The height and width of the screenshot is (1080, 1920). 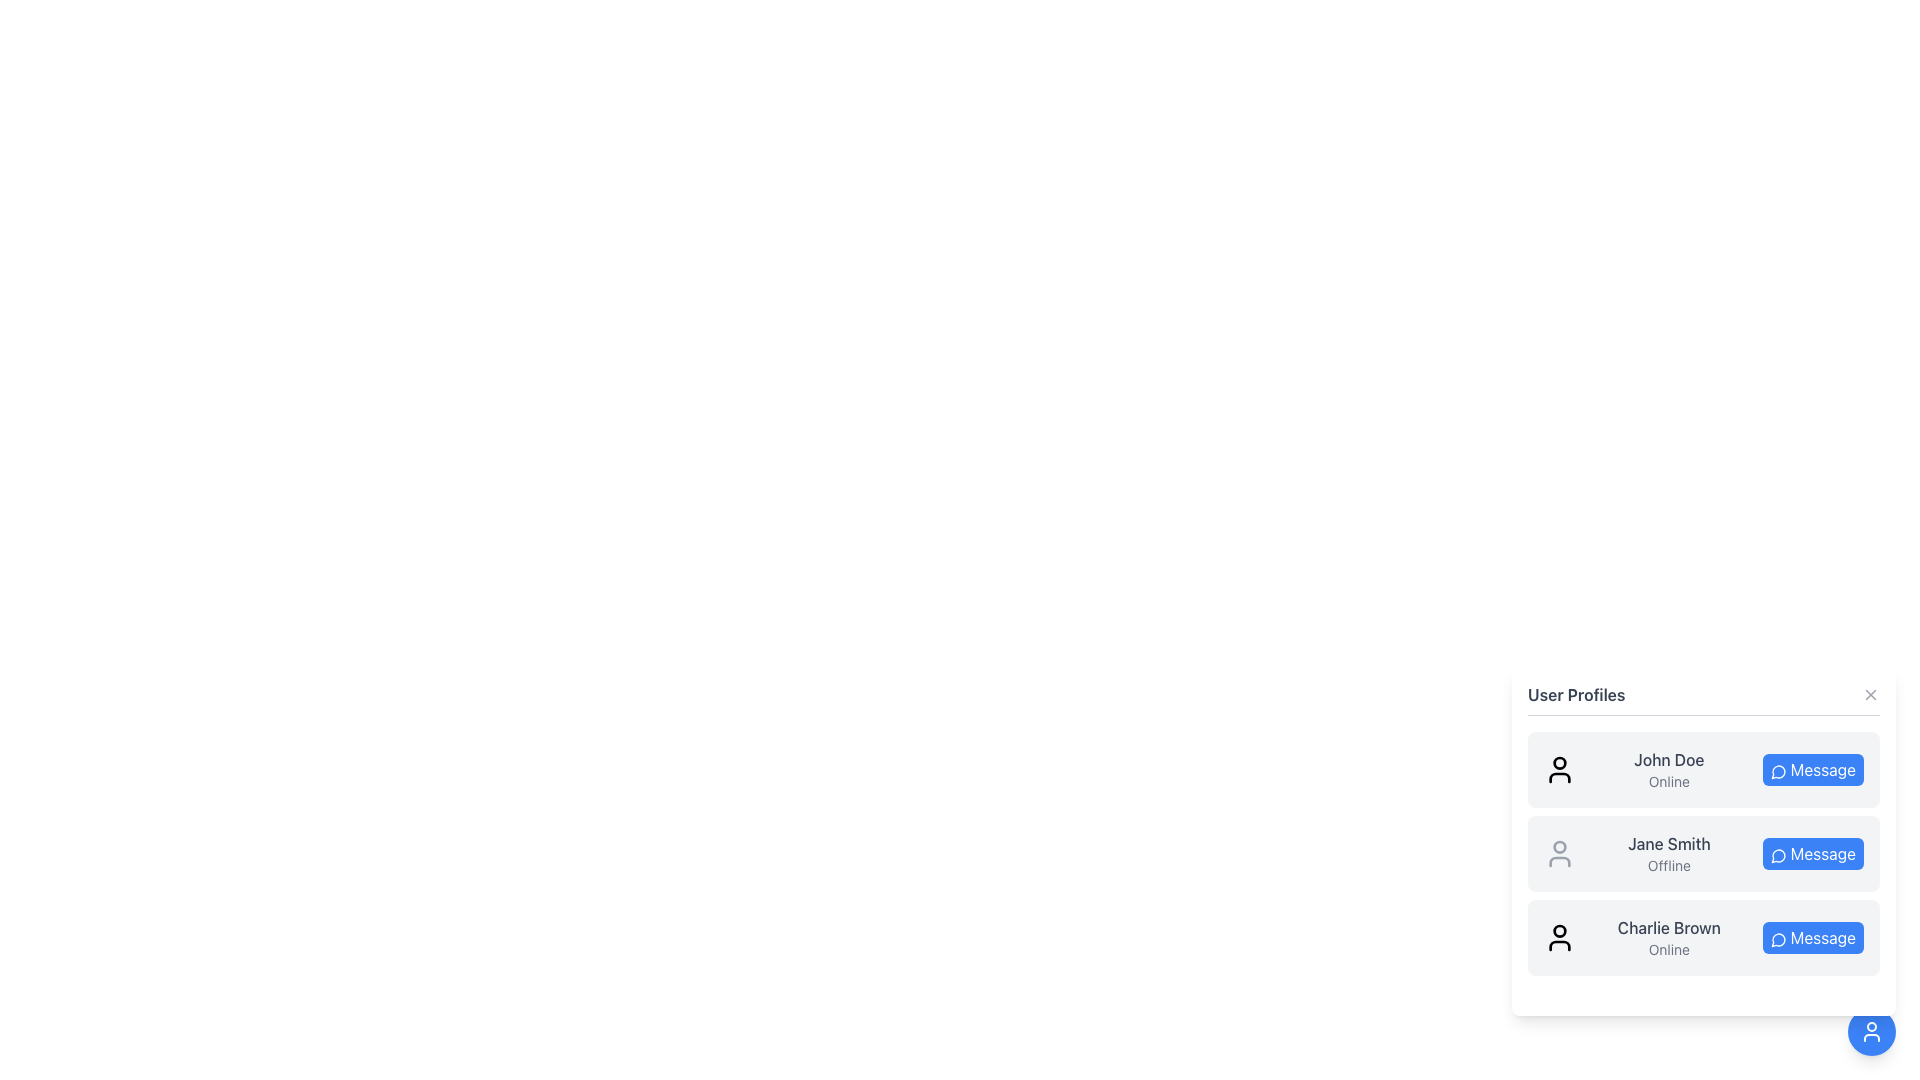 I want to click on the 'Message' button with a blue background and chat bubble icon located at the bottom right of Charlie Brown's profile to send a message, so click(x=1813, y=937).